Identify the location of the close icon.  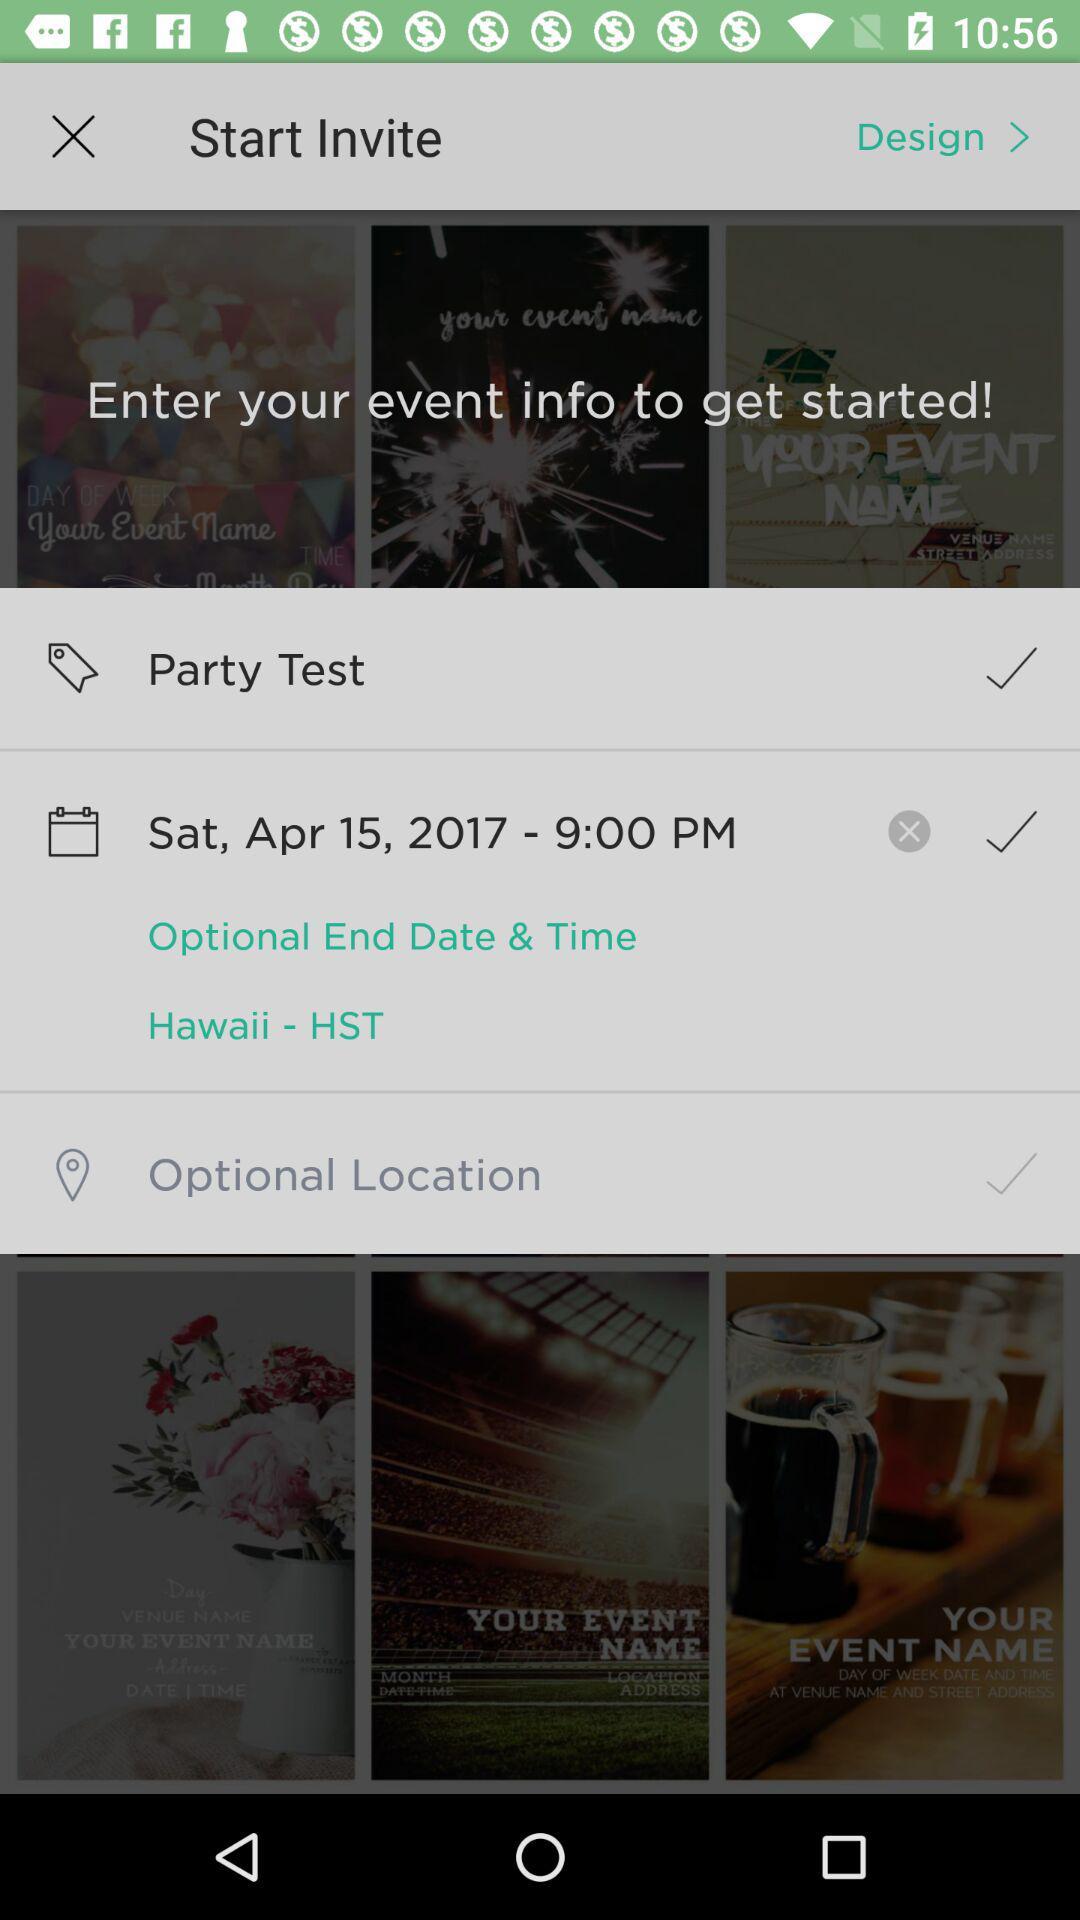
(897, 831).